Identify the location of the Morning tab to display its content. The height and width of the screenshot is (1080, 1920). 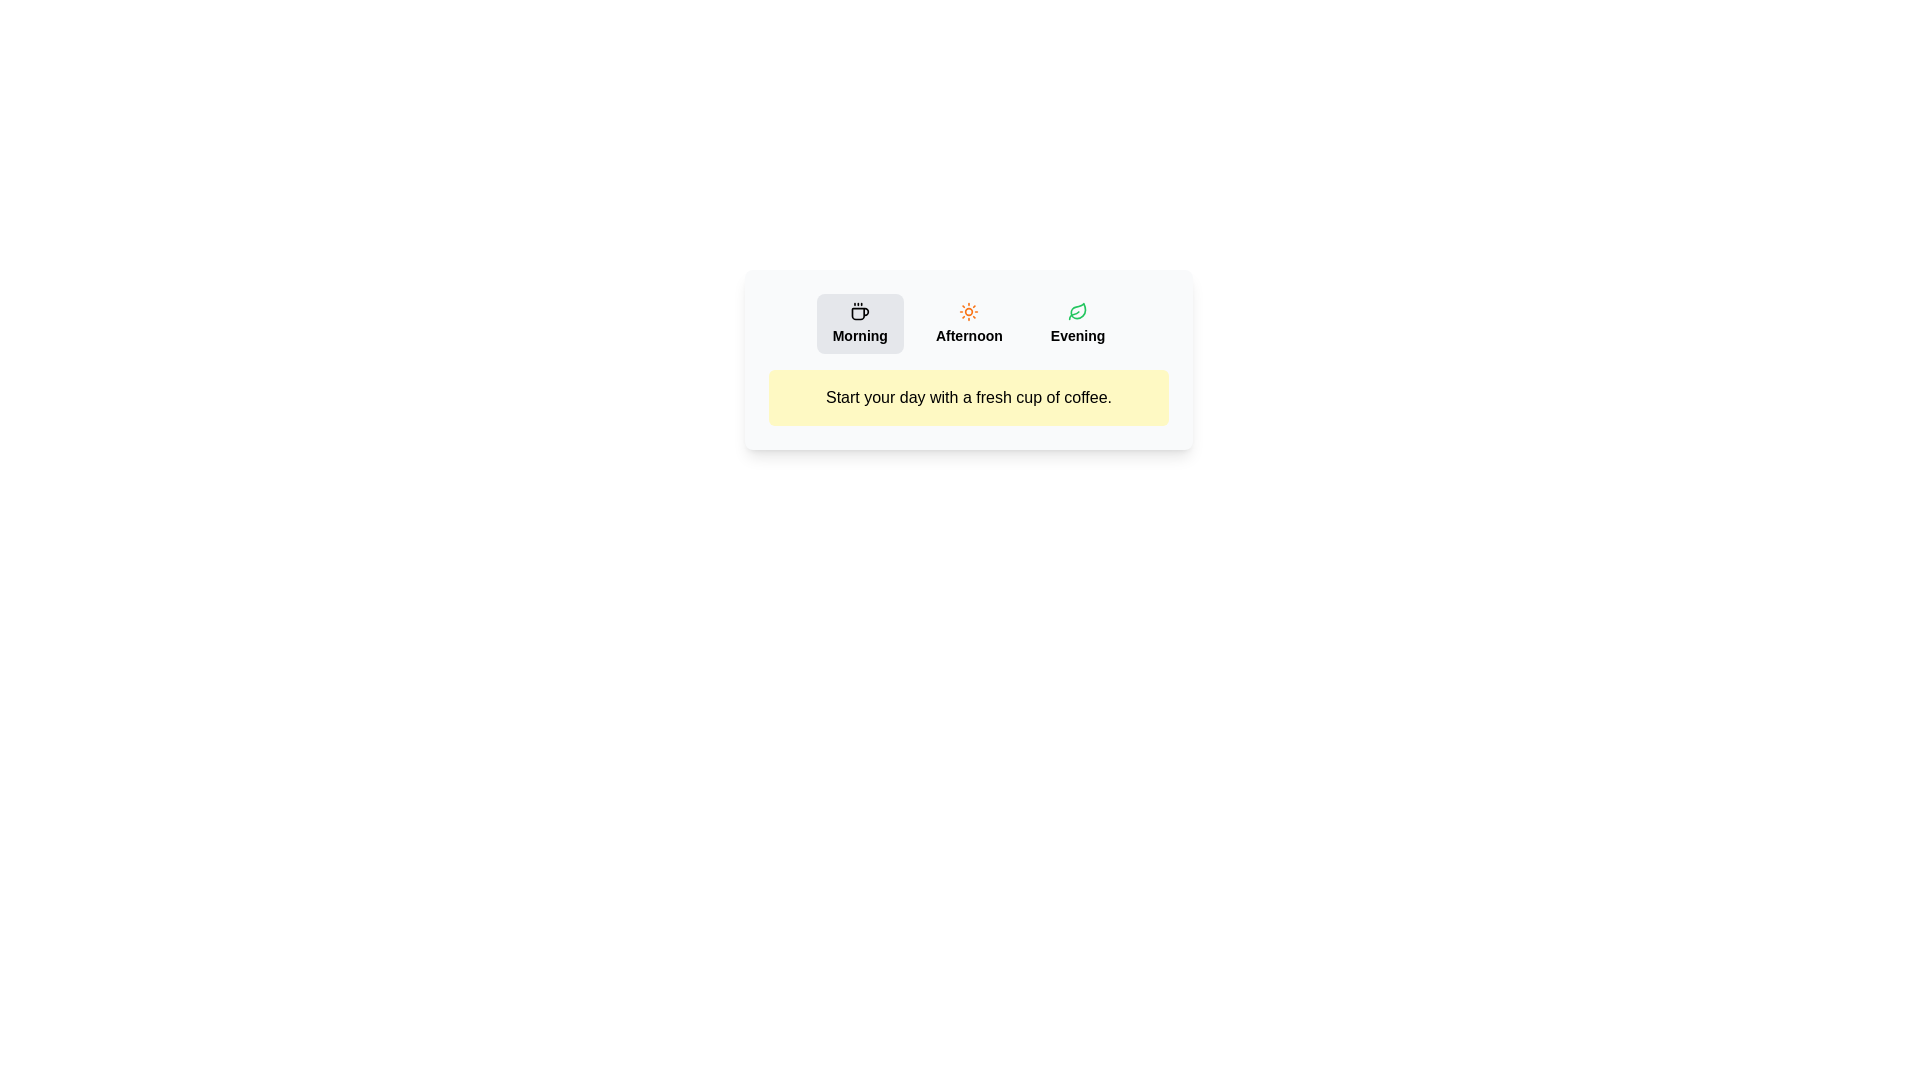
(859, 323).